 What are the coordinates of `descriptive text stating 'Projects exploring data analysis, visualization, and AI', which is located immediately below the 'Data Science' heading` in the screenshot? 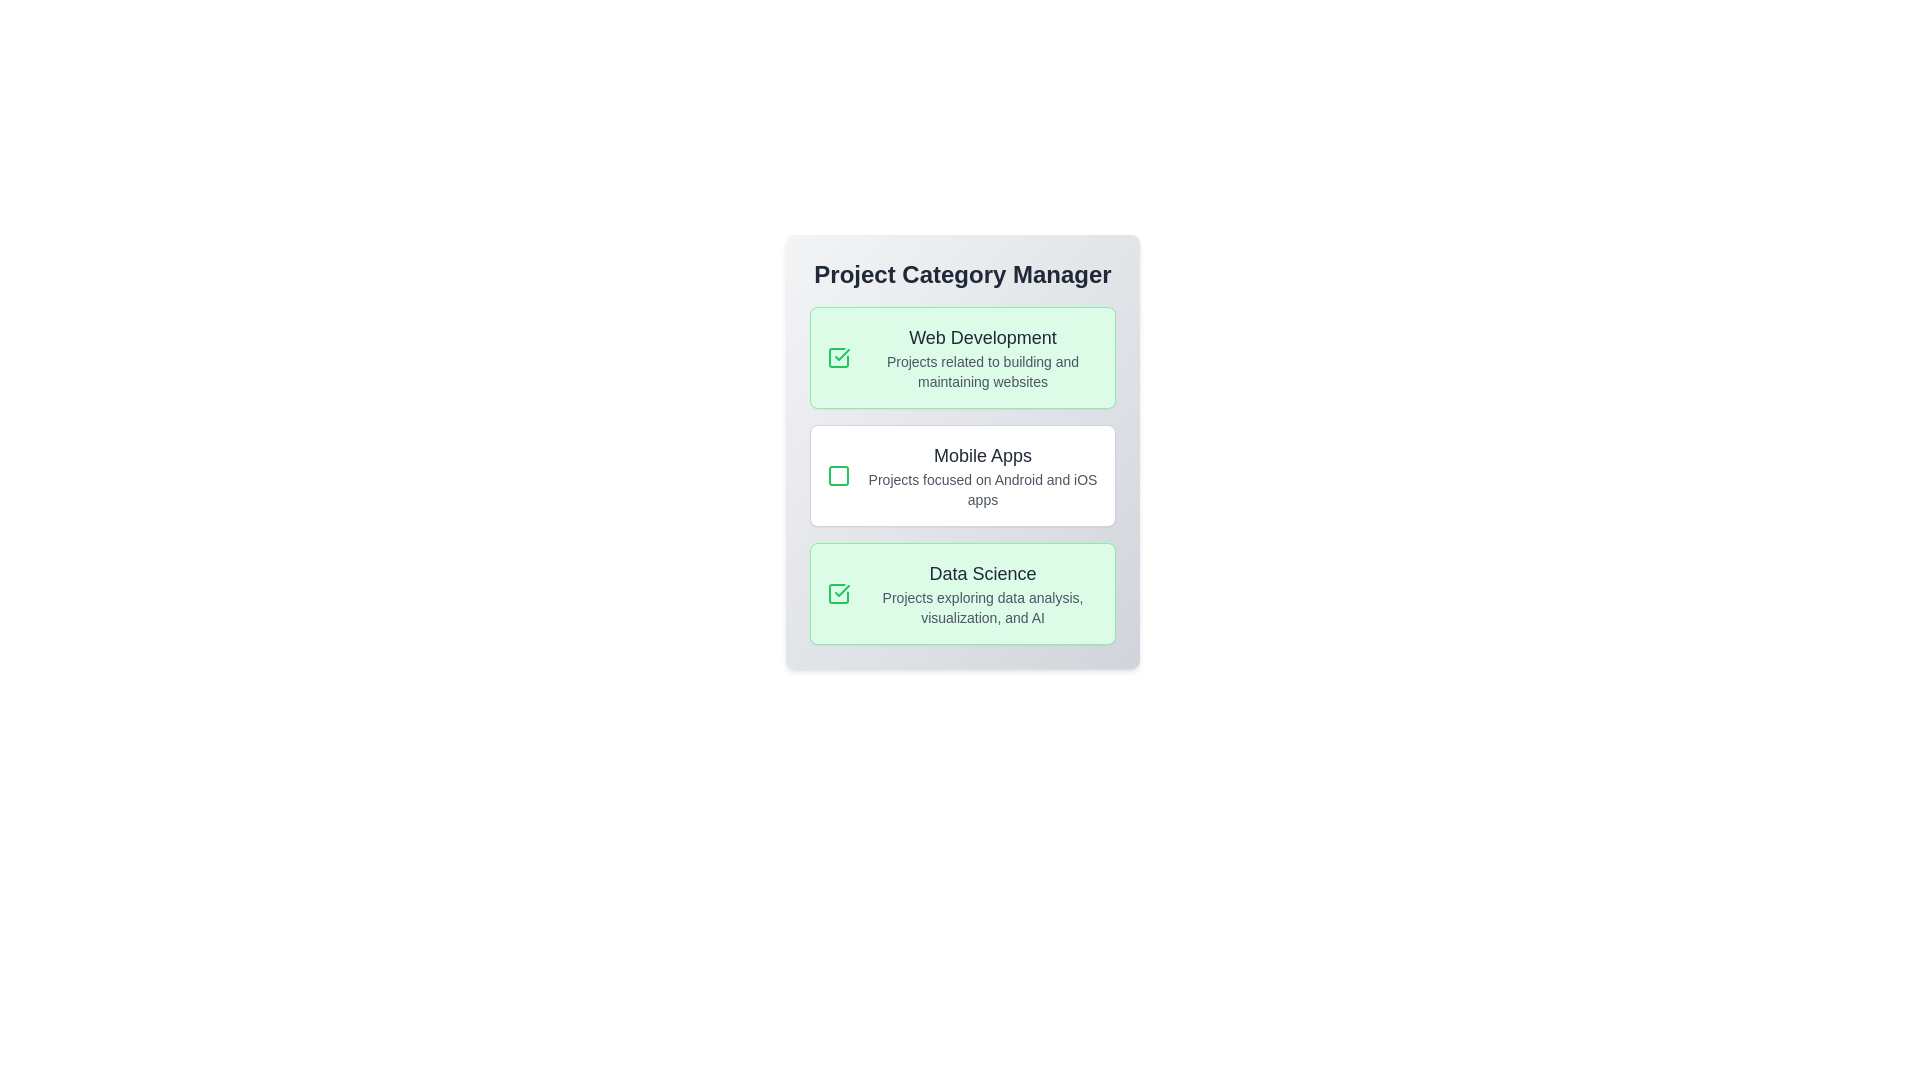 It's located at (983, 607).